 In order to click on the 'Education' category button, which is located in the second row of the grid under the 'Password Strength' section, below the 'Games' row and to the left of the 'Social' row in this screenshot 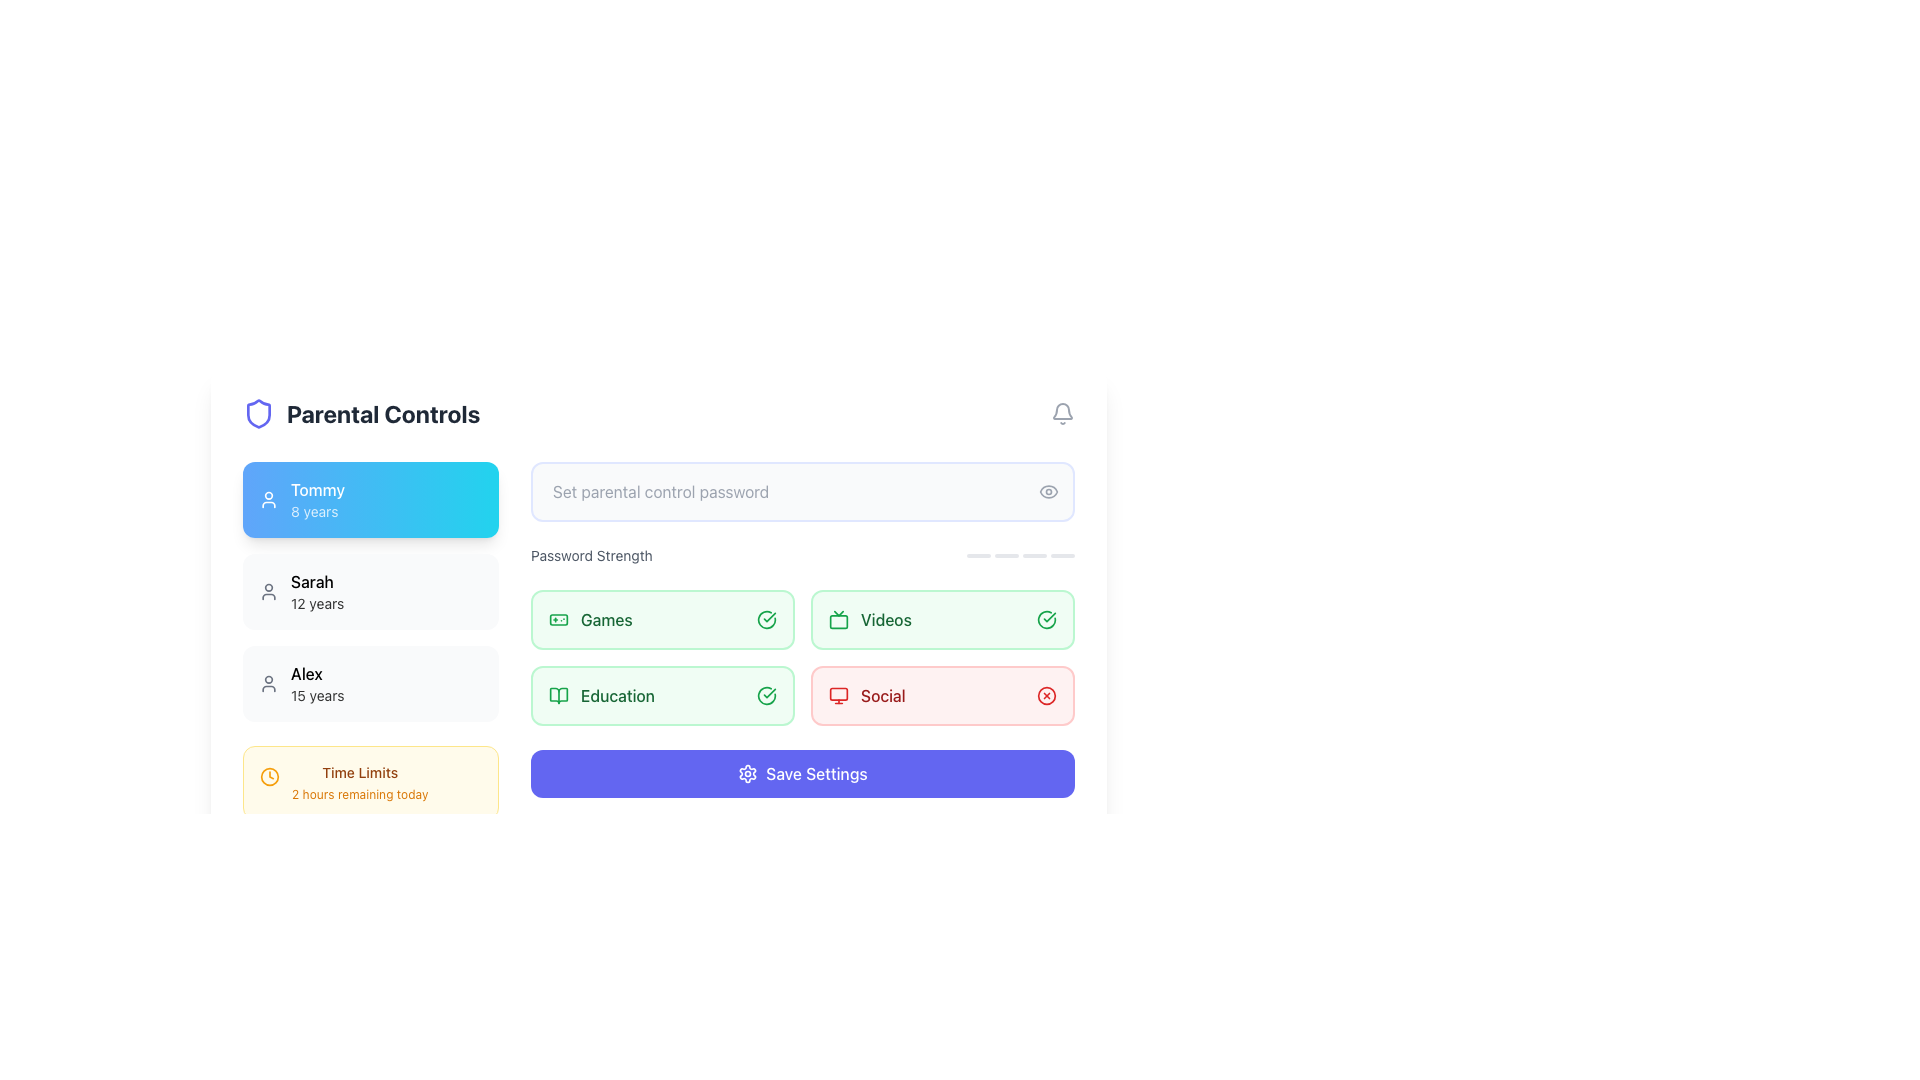, I will do `click(600, 694)`.